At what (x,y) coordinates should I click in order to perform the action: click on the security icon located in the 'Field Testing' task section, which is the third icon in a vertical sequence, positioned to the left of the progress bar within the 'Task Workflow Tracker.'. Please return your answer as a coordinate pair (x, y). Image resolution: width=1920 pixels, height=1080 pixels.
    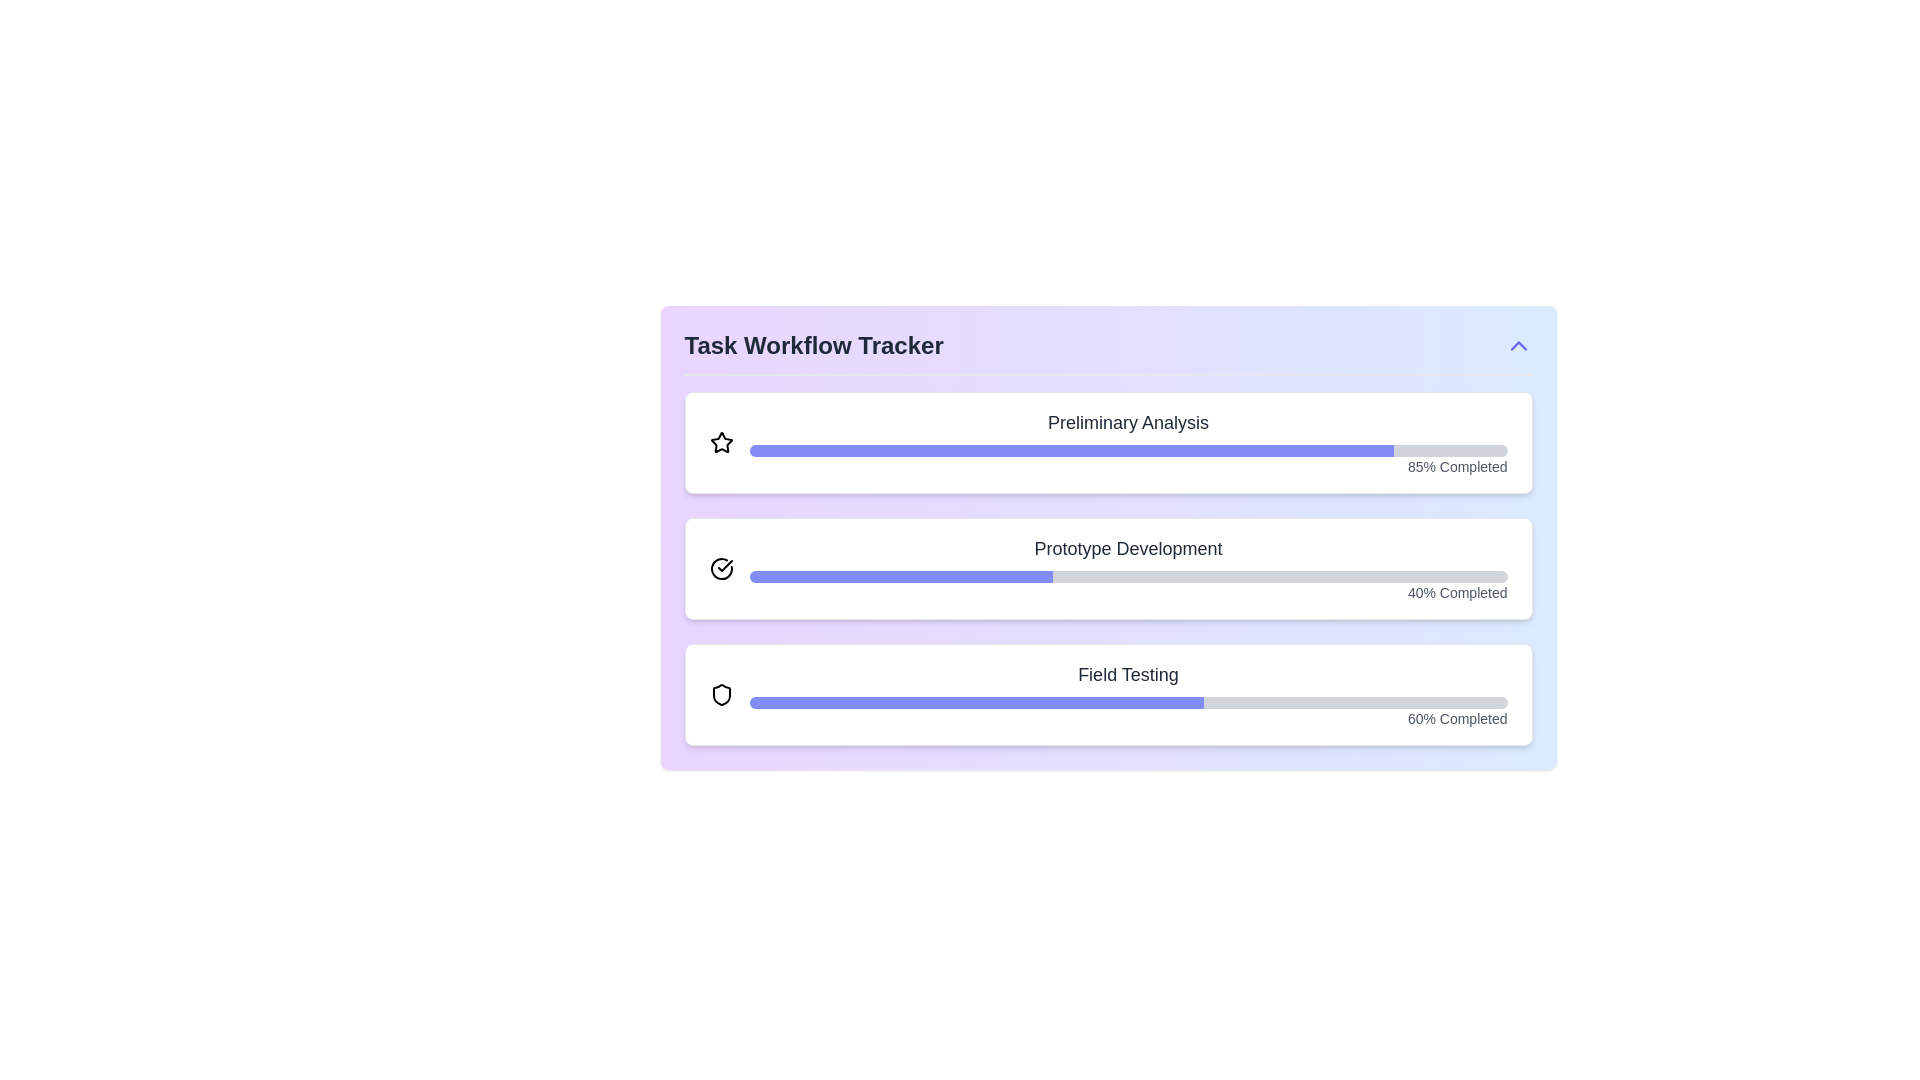
    Looking at the image, I should click on (720, 693).